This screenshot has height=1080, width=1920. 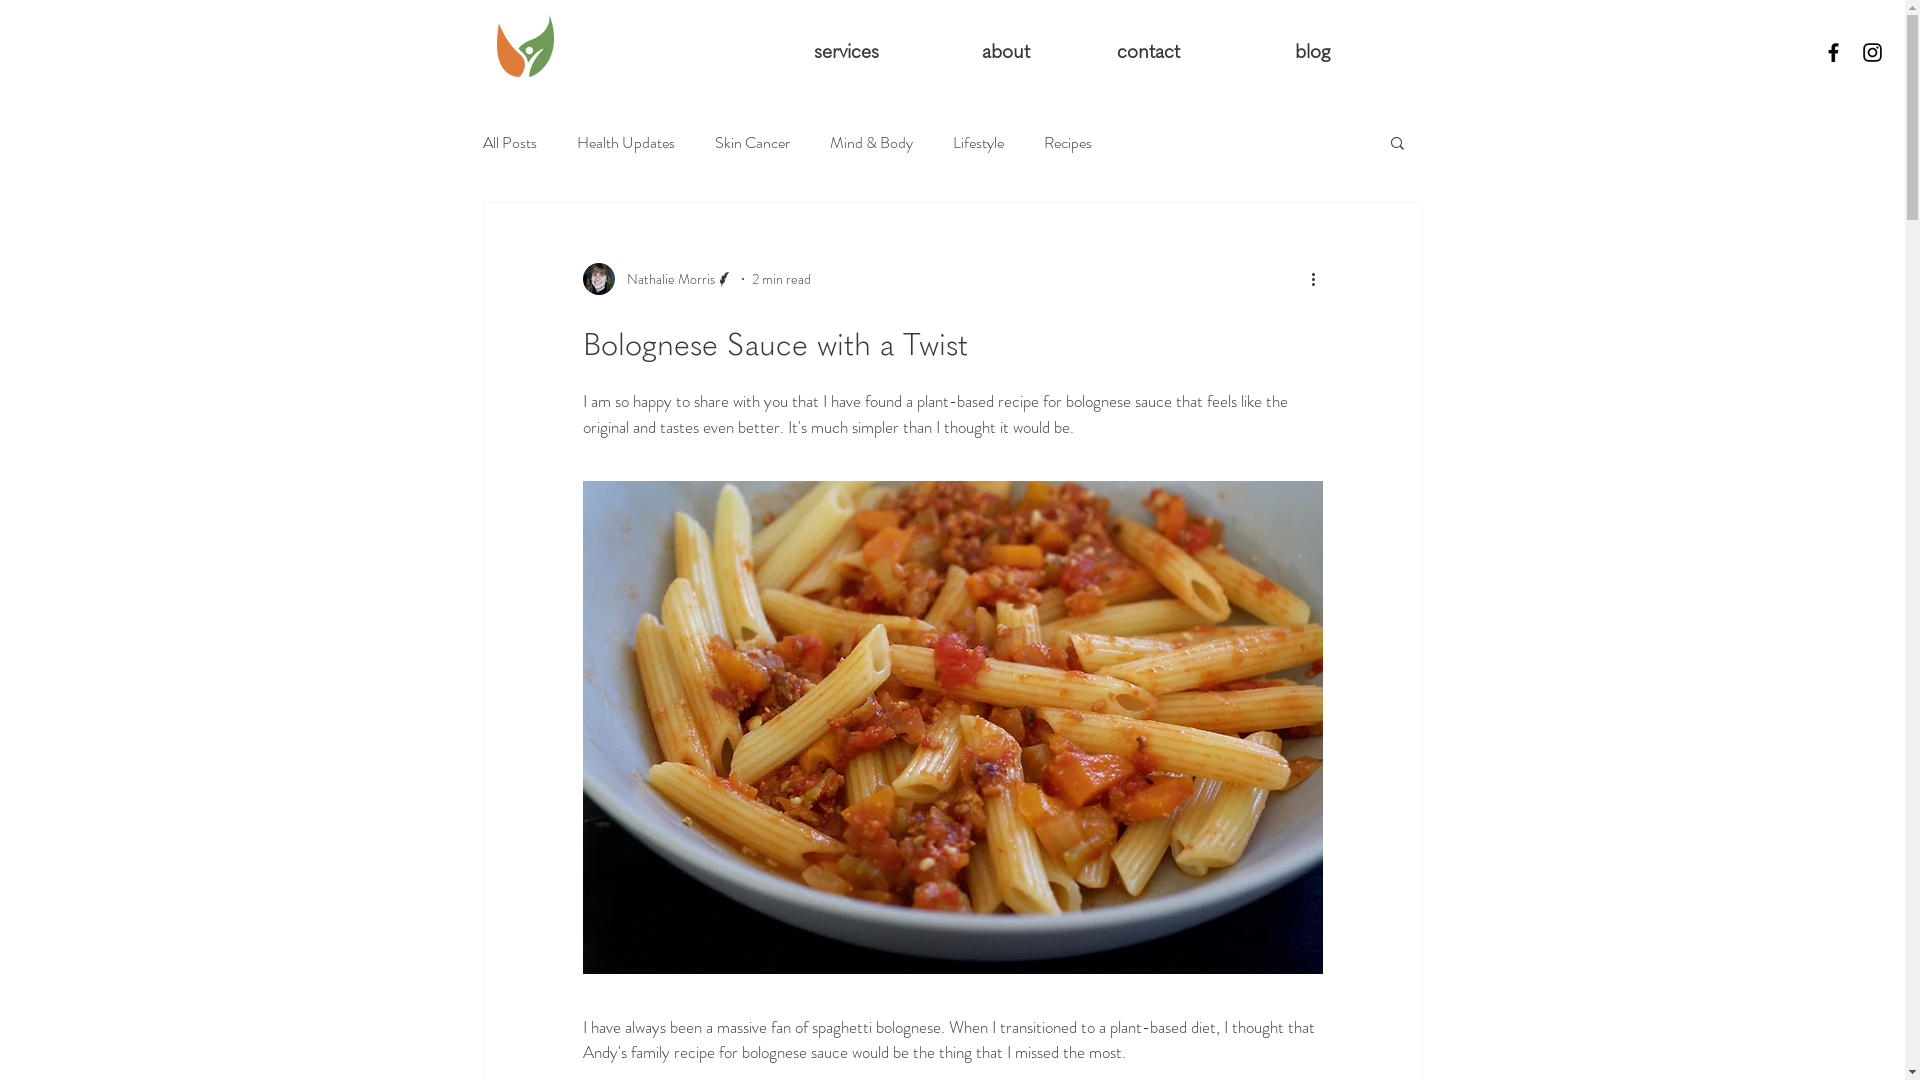 What do you see at coordinates (871, 140) in the screenshot?
I see `'Mind & Body'` at bounding box center [871, 140].